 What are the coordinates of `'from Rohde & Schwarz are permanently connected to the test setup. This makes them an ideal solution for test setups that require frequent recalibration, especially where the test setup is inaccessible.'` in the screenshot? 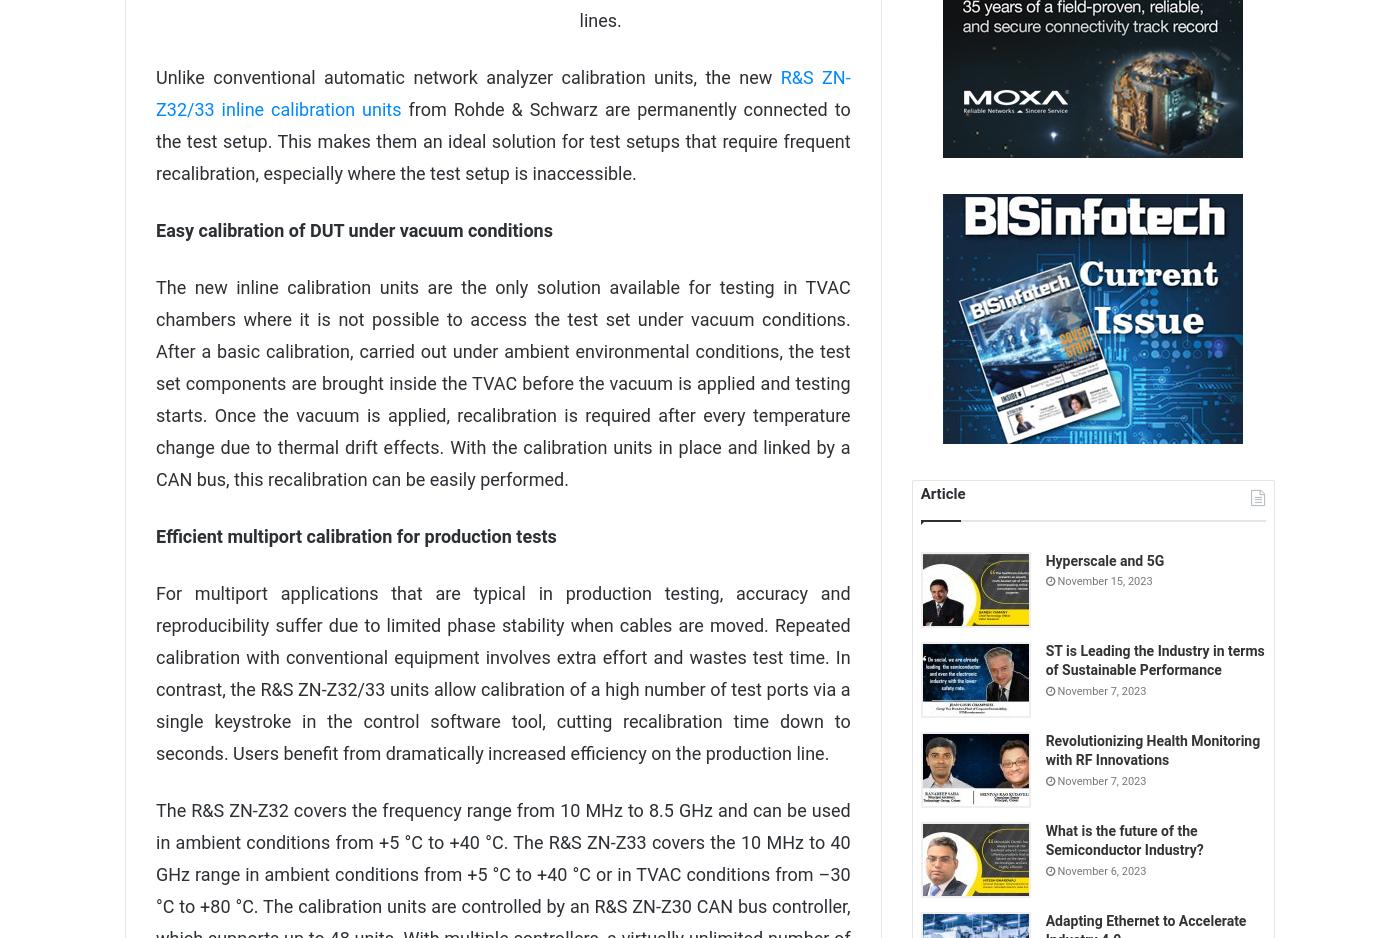 It's located at (502, 140).